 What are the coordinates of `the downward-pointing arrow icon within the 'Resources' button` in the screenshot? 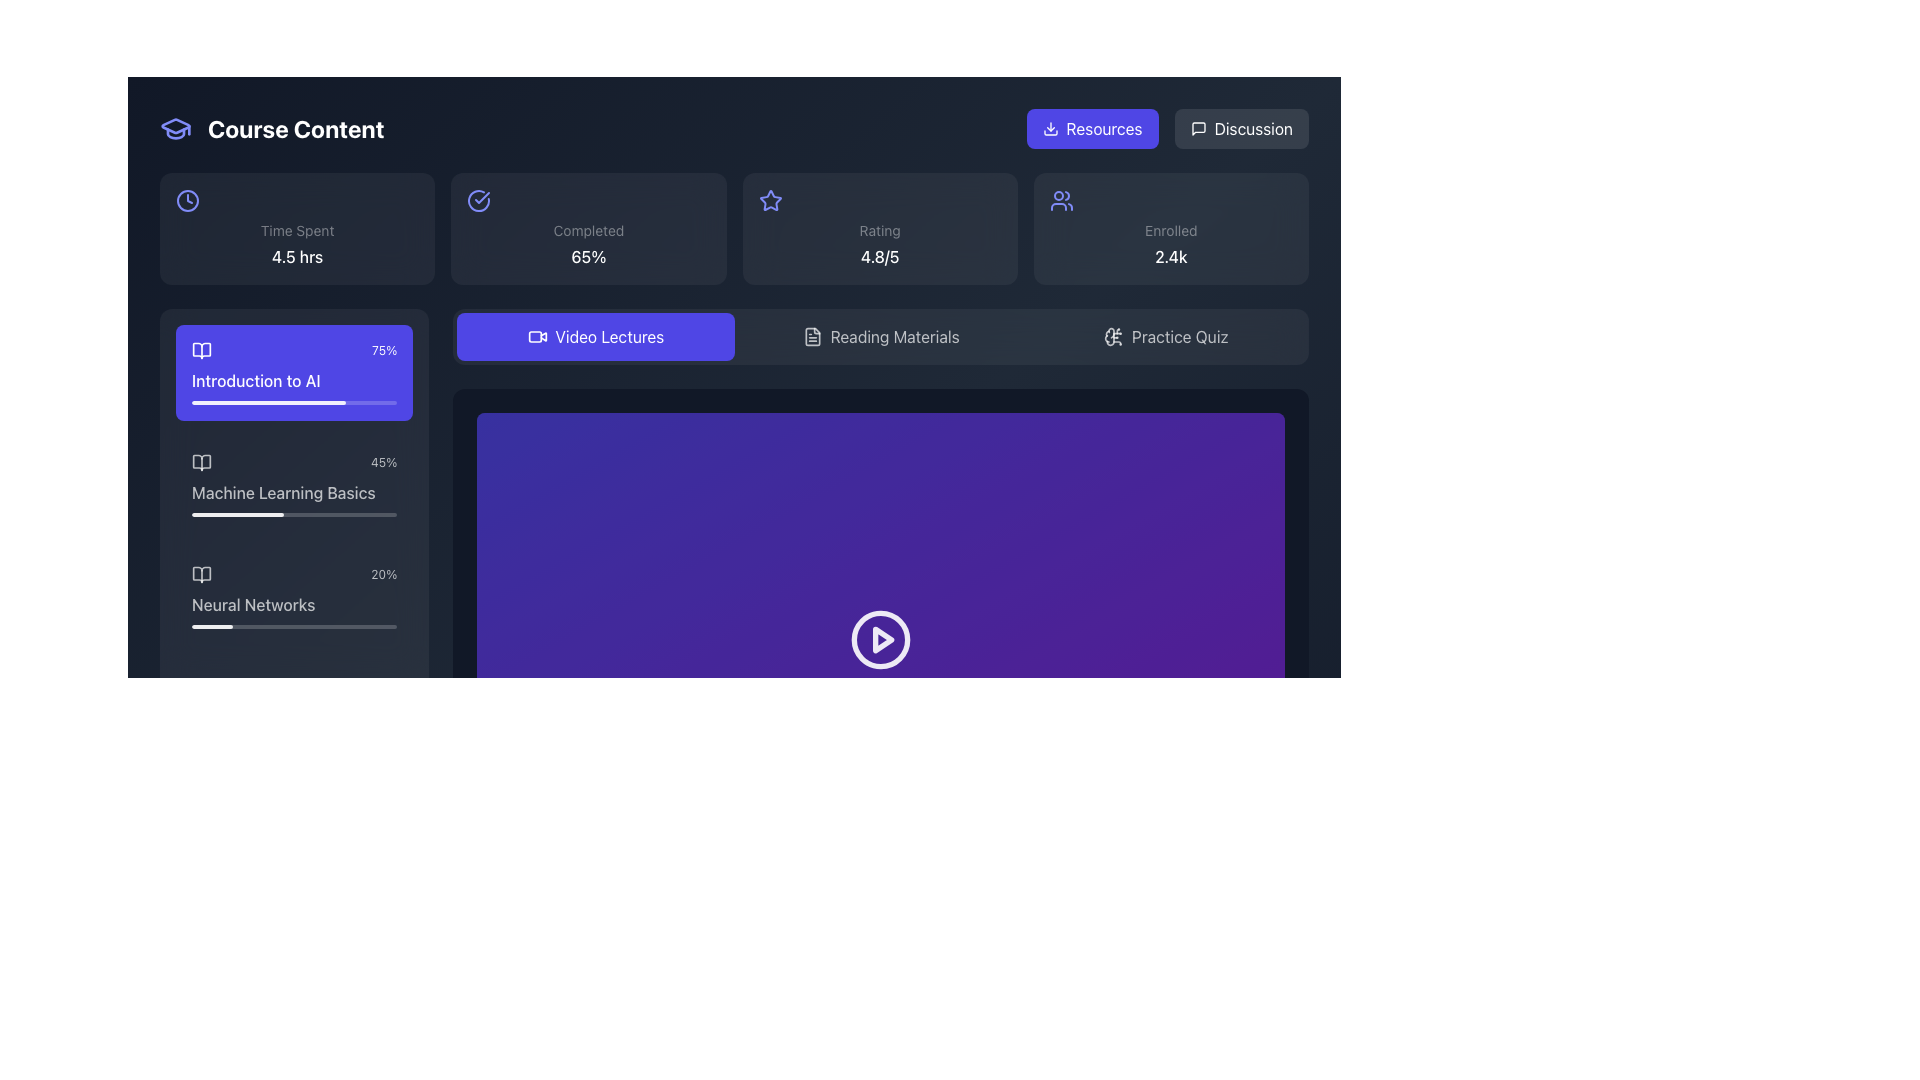 It's located at (1049, 128).